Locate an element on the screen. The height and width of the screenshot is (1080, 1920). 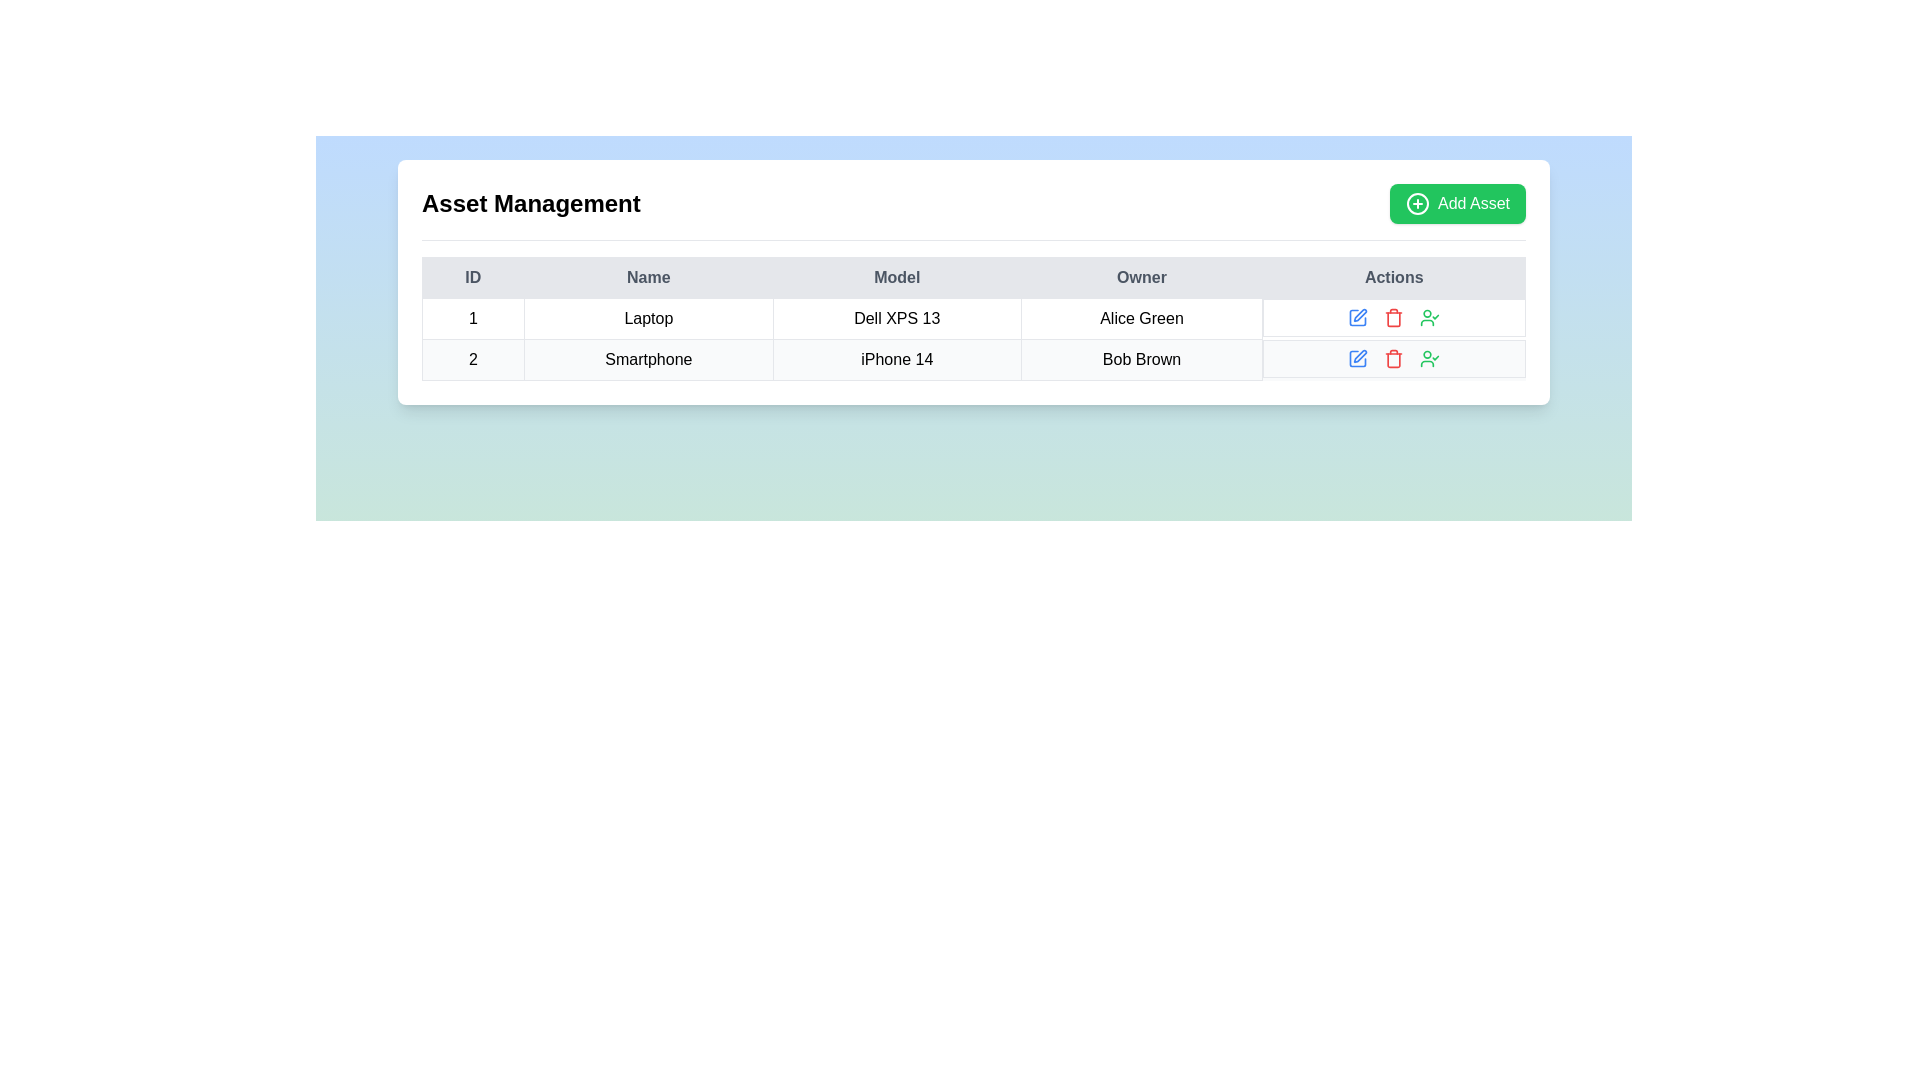
the delete icon button located in the 'Actions' column of the second data row in the table is located at coordinates (1393, 357).